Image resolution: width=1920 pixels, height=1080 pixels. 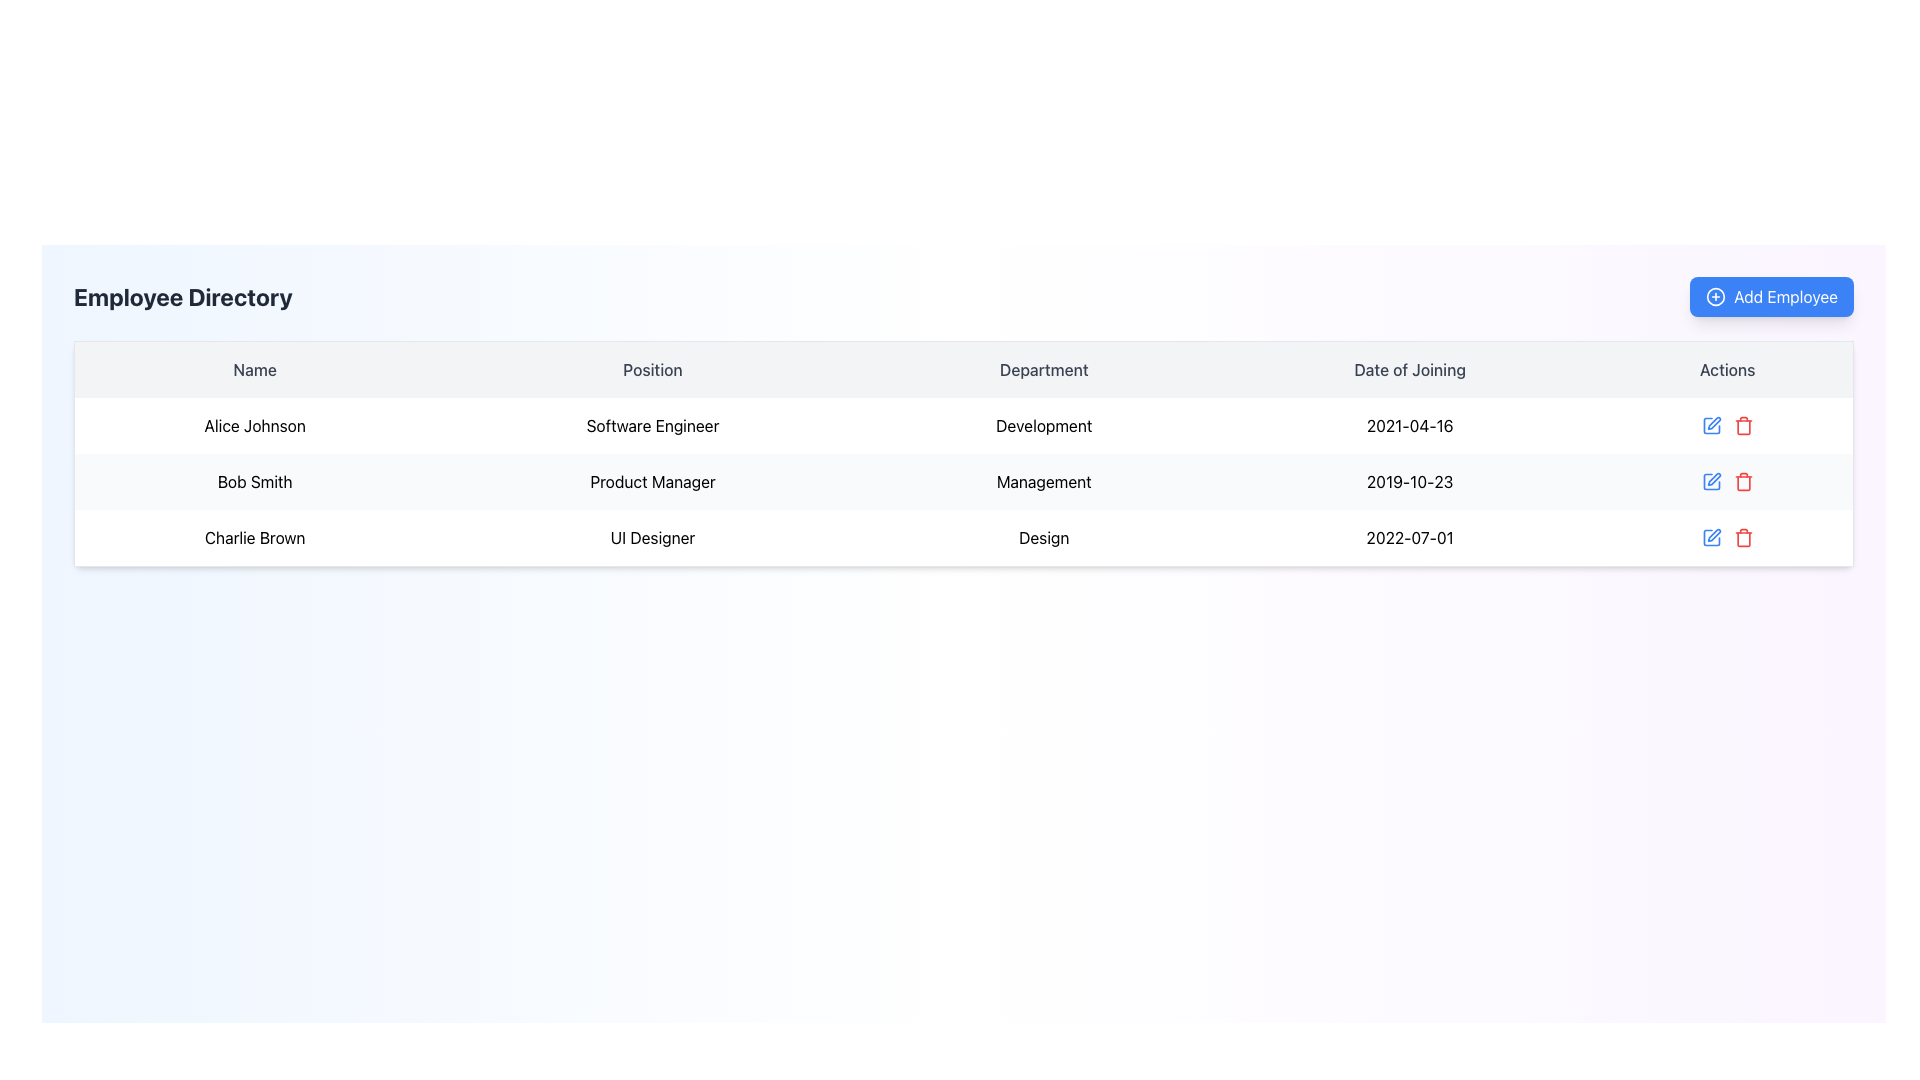 What do you see at coordinates (253, 537) in the screenshot?
I see `the text label displaying 'Charlie Brown' in the first cell of the third row of the table` at bounding box center [253, 537].